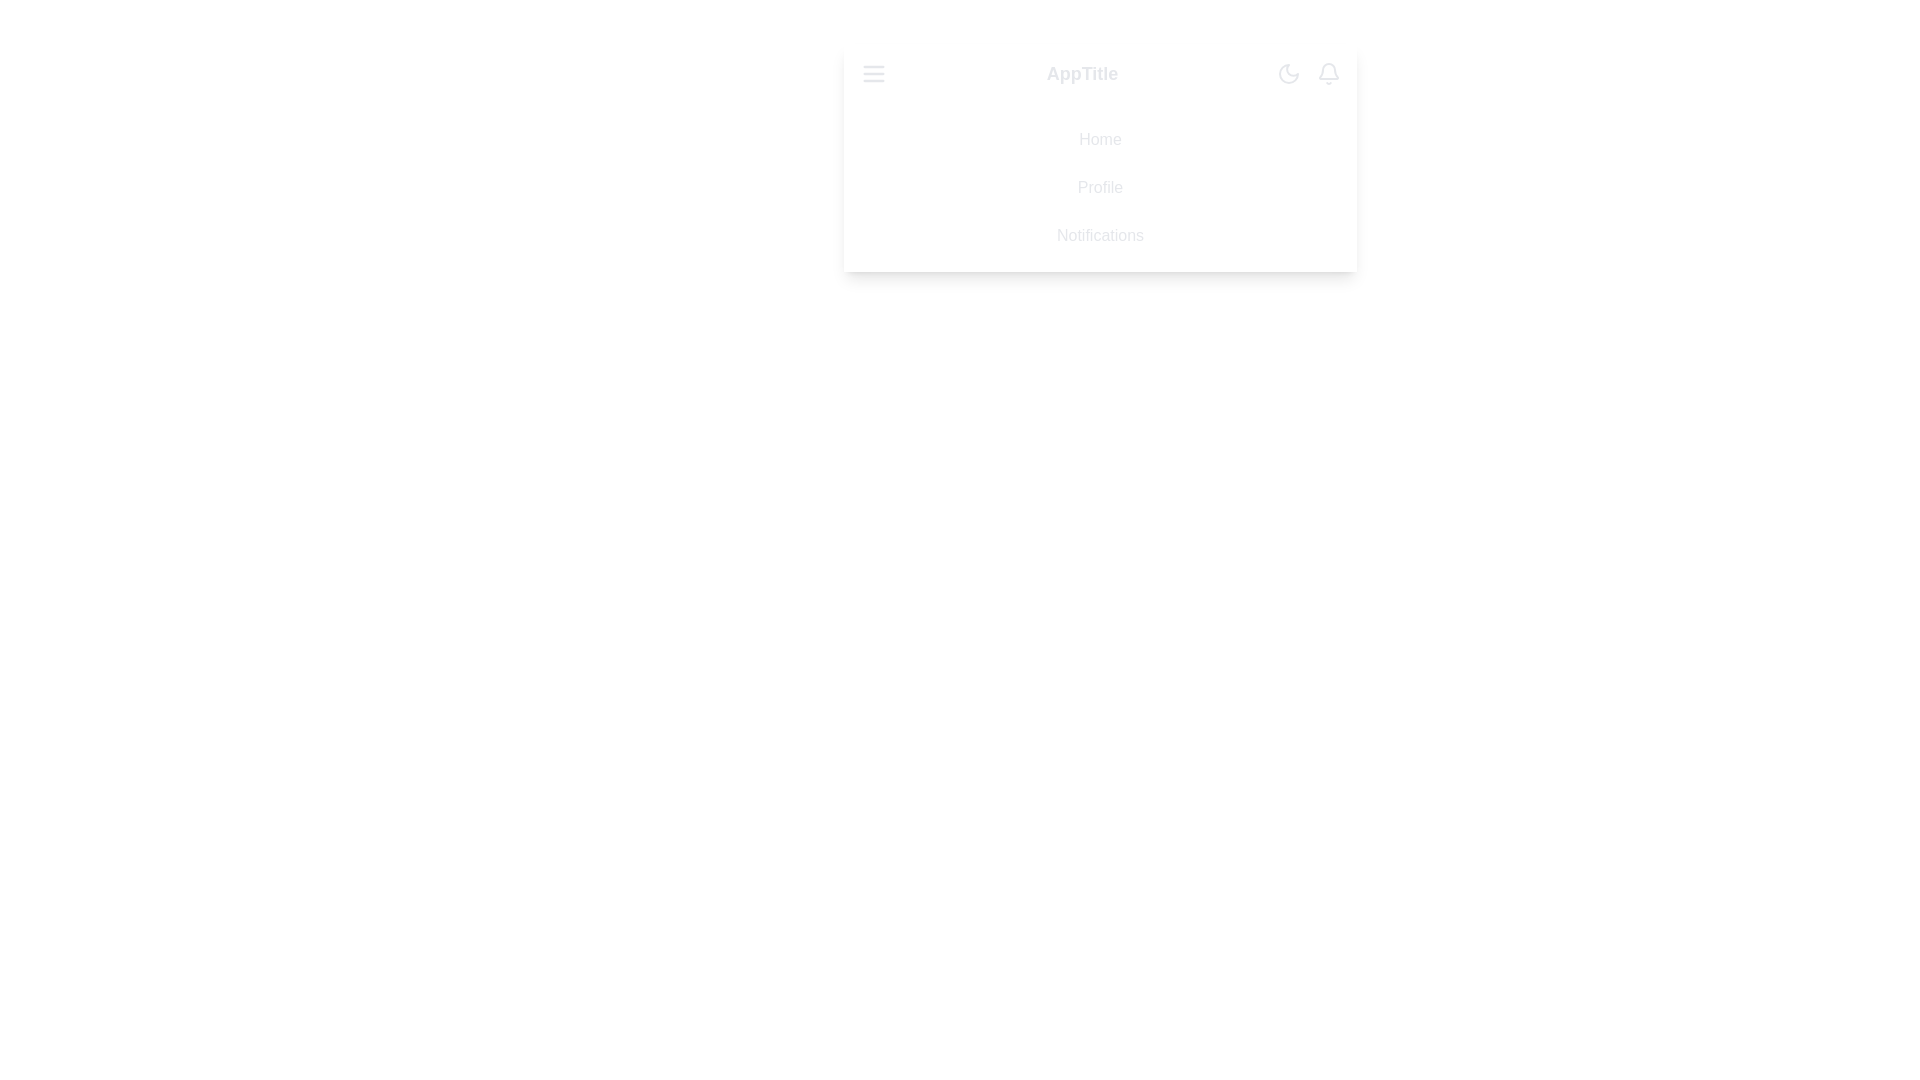  I want to click on the menu item Home to select its text, so click(1099, 138).